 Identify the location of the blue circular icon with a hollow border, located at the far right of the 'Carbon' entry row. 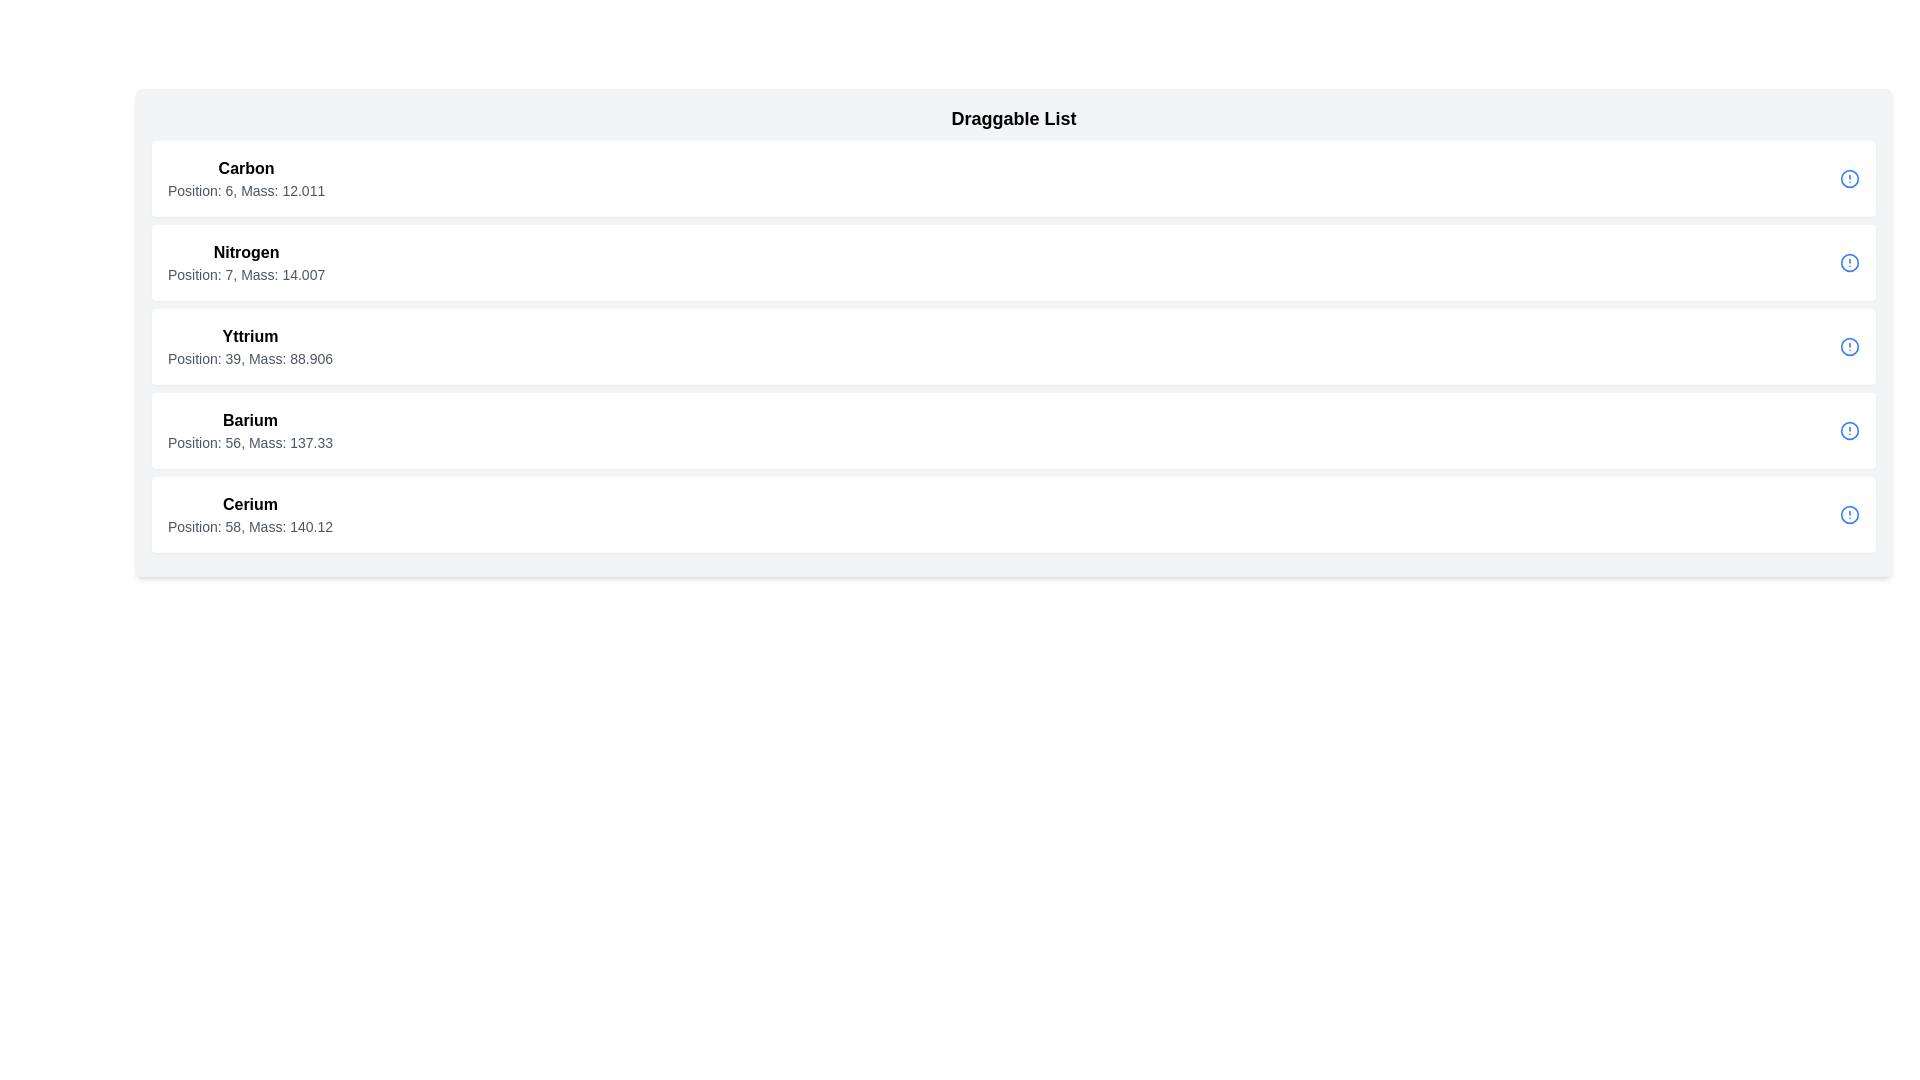
(1848, 177).